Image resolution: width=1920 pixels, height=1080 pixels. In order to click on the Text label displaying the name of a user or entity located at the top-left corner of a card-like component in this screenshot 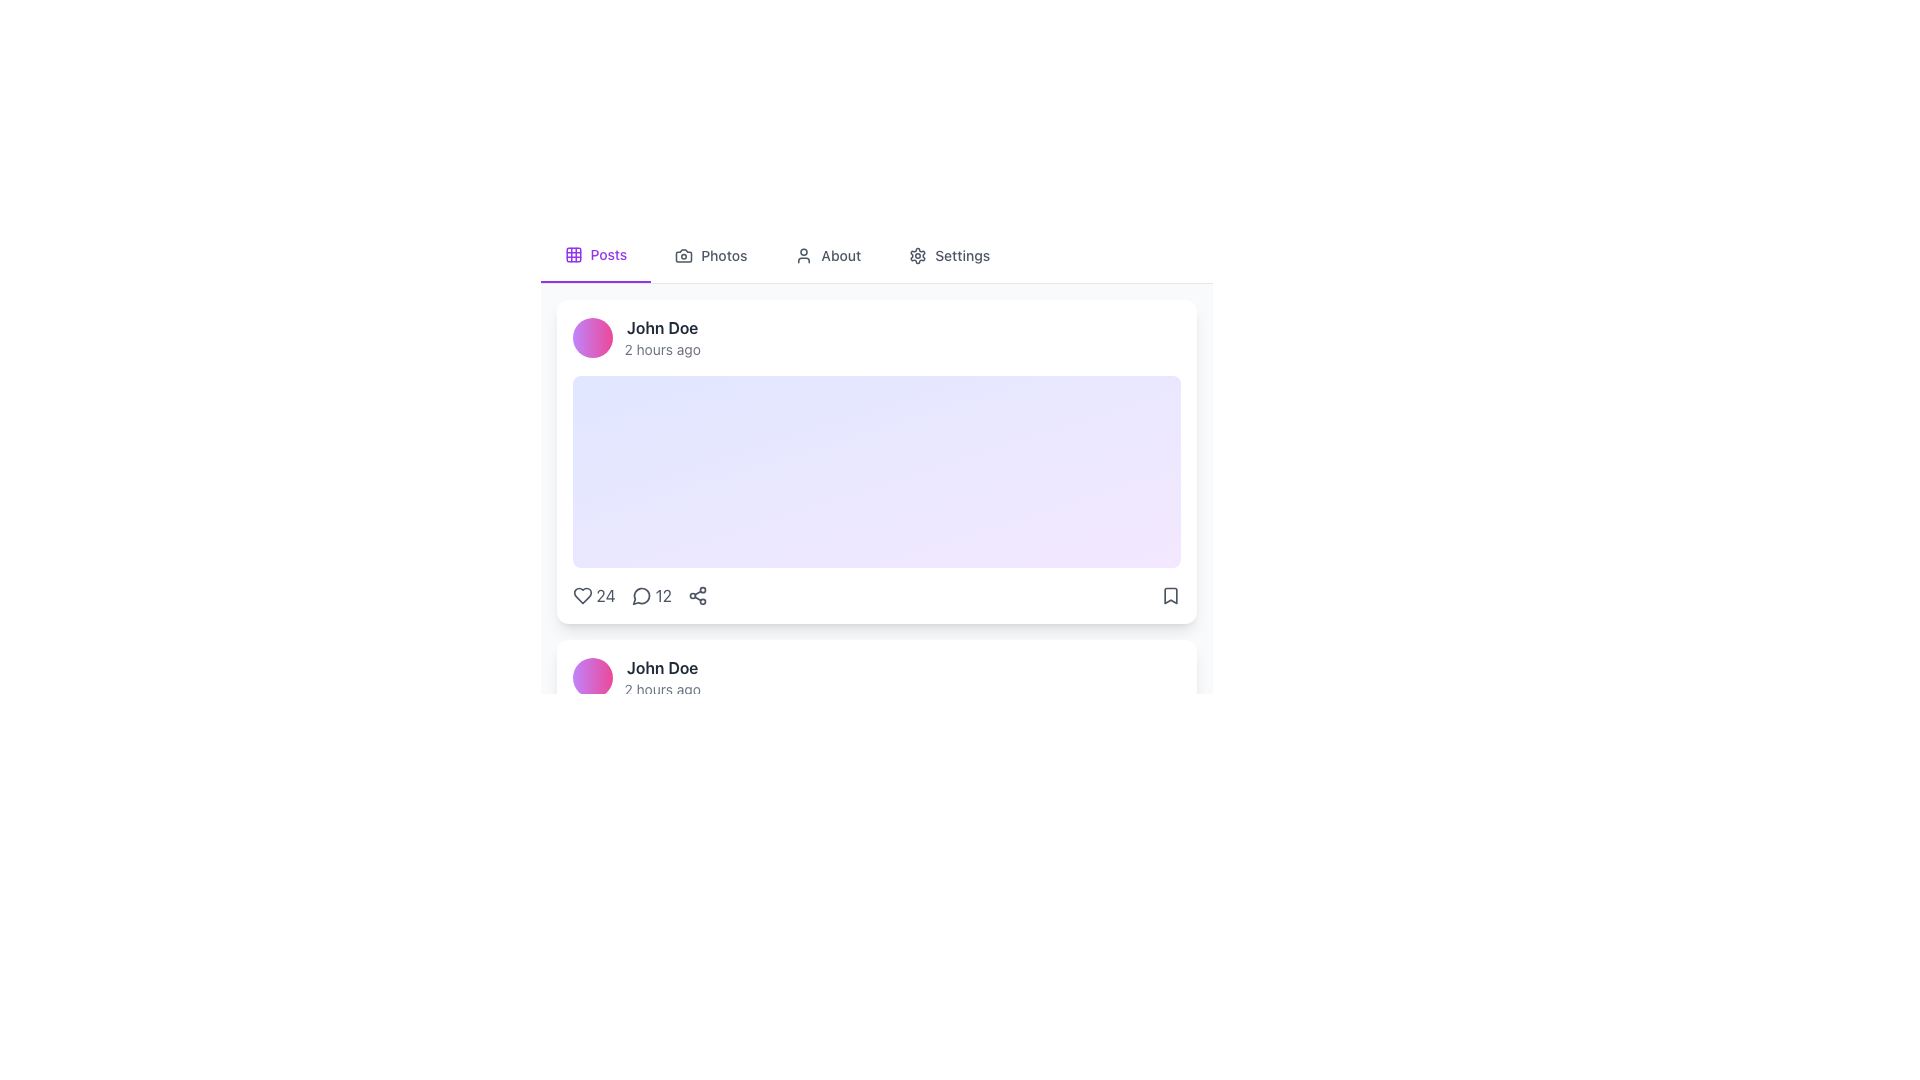, I will do `click(662, 326)`.